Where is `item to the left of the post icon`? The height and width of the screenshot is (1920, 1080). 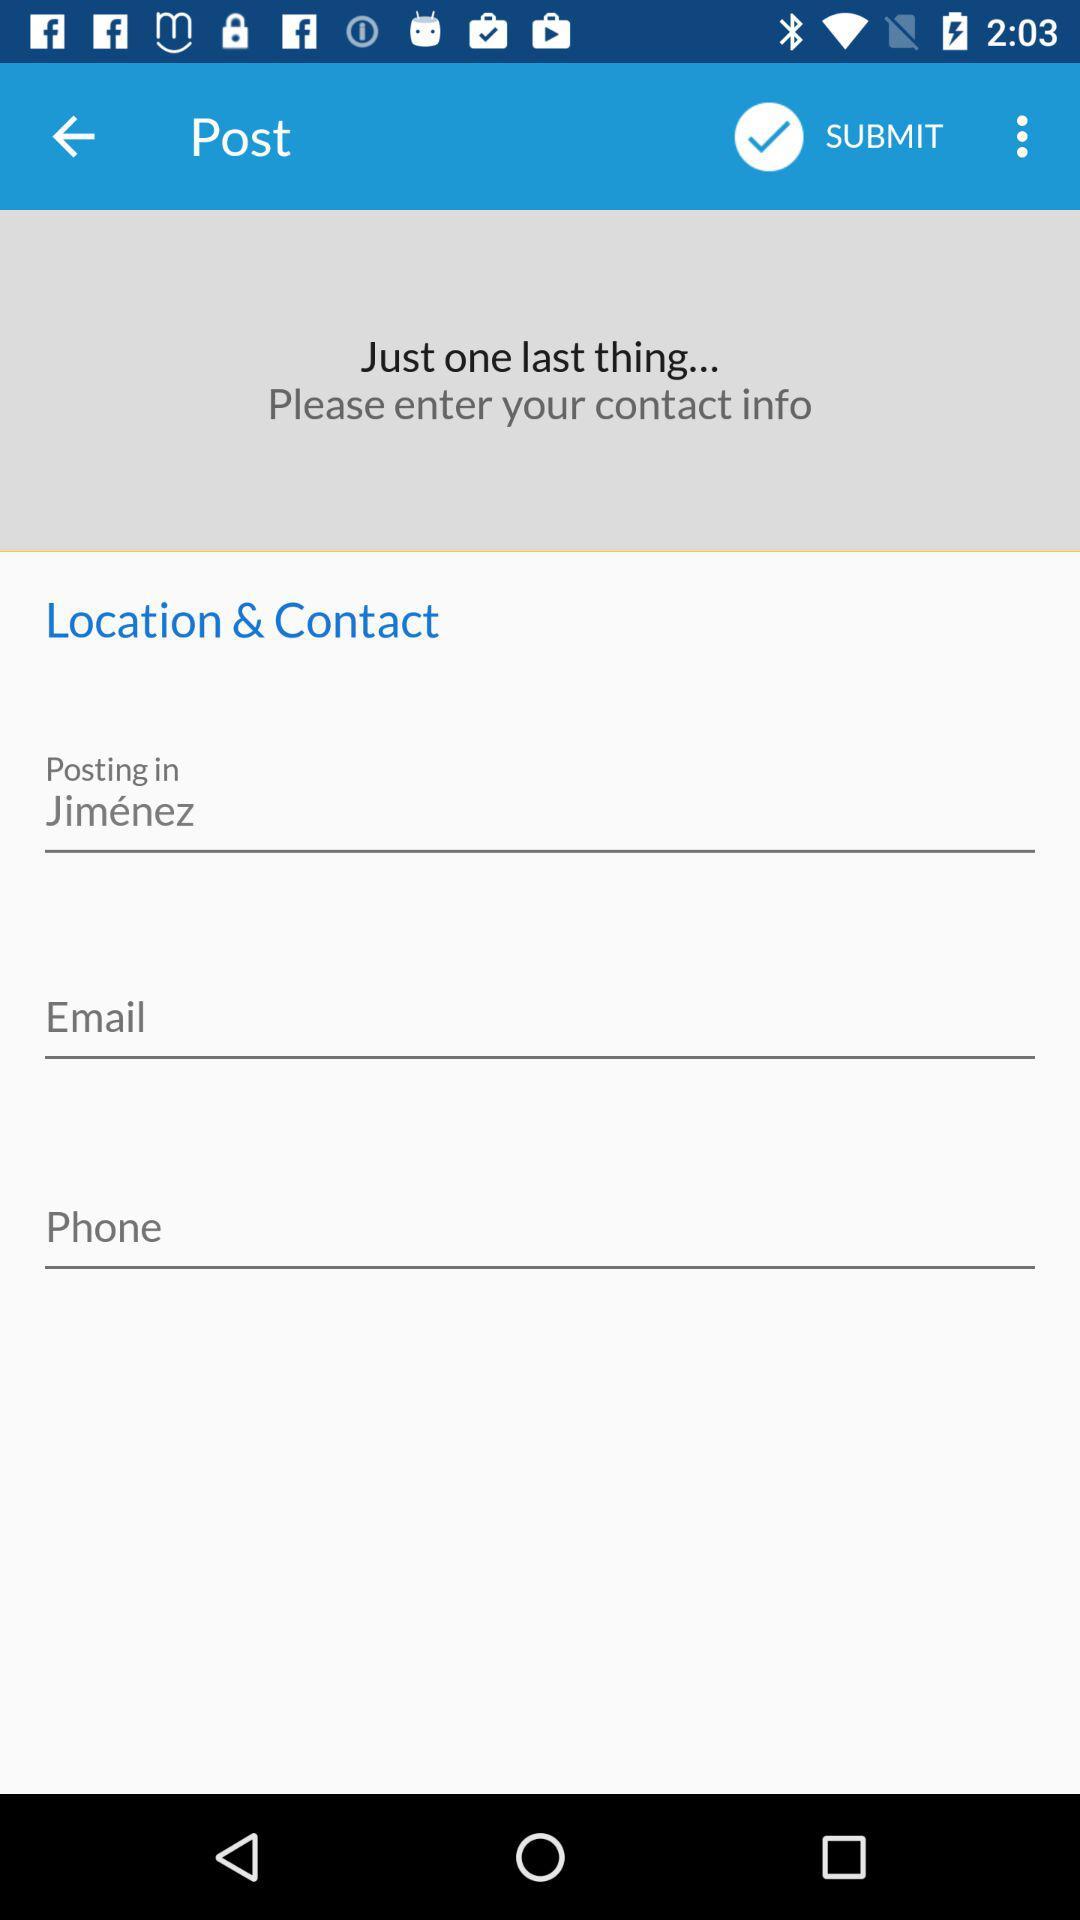 item to the left of the post icon is located at coordinates (72, 135).